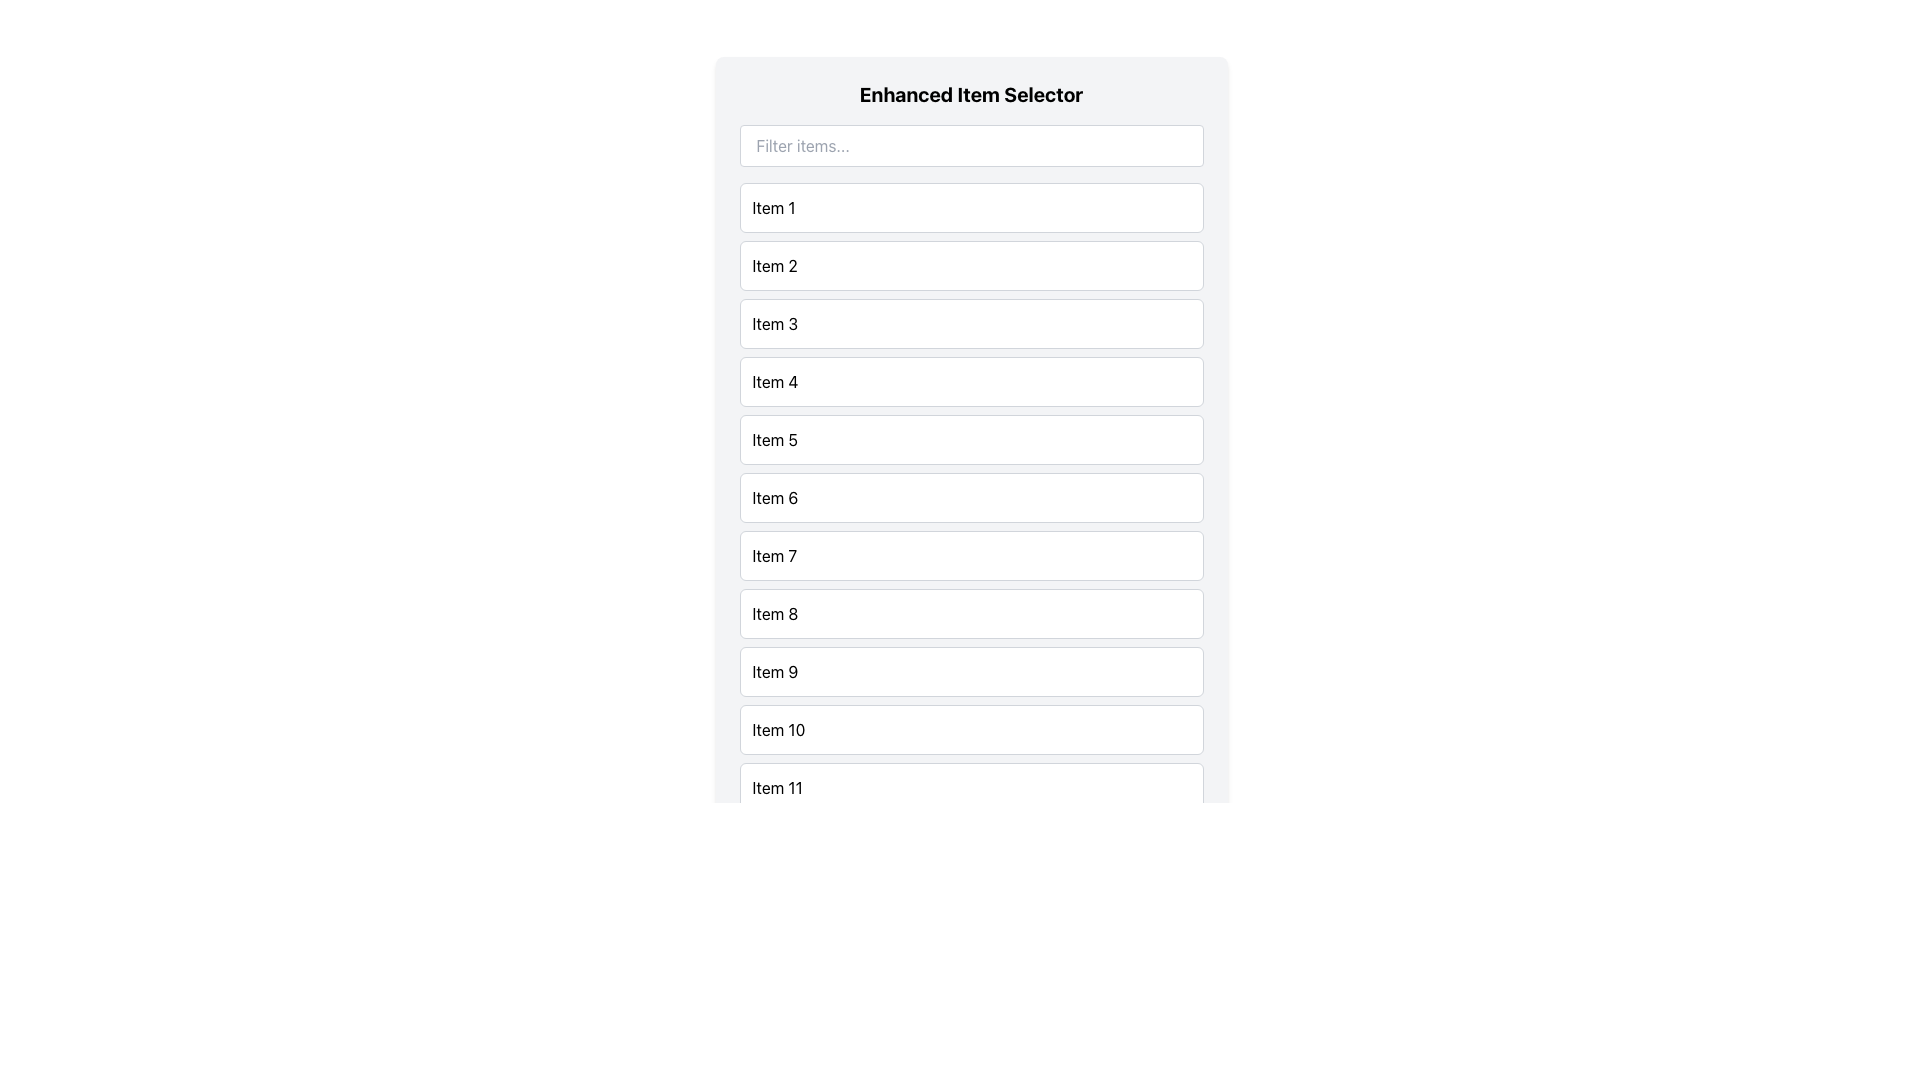 The width and height of the screenshot is (1920, 1080). What do you see at coordinates (971, 496) in the screenshot?
I see `the selectable list item labeled 'Item 6' in the Enhanced Item Selector` at bounding box center [971, 496].